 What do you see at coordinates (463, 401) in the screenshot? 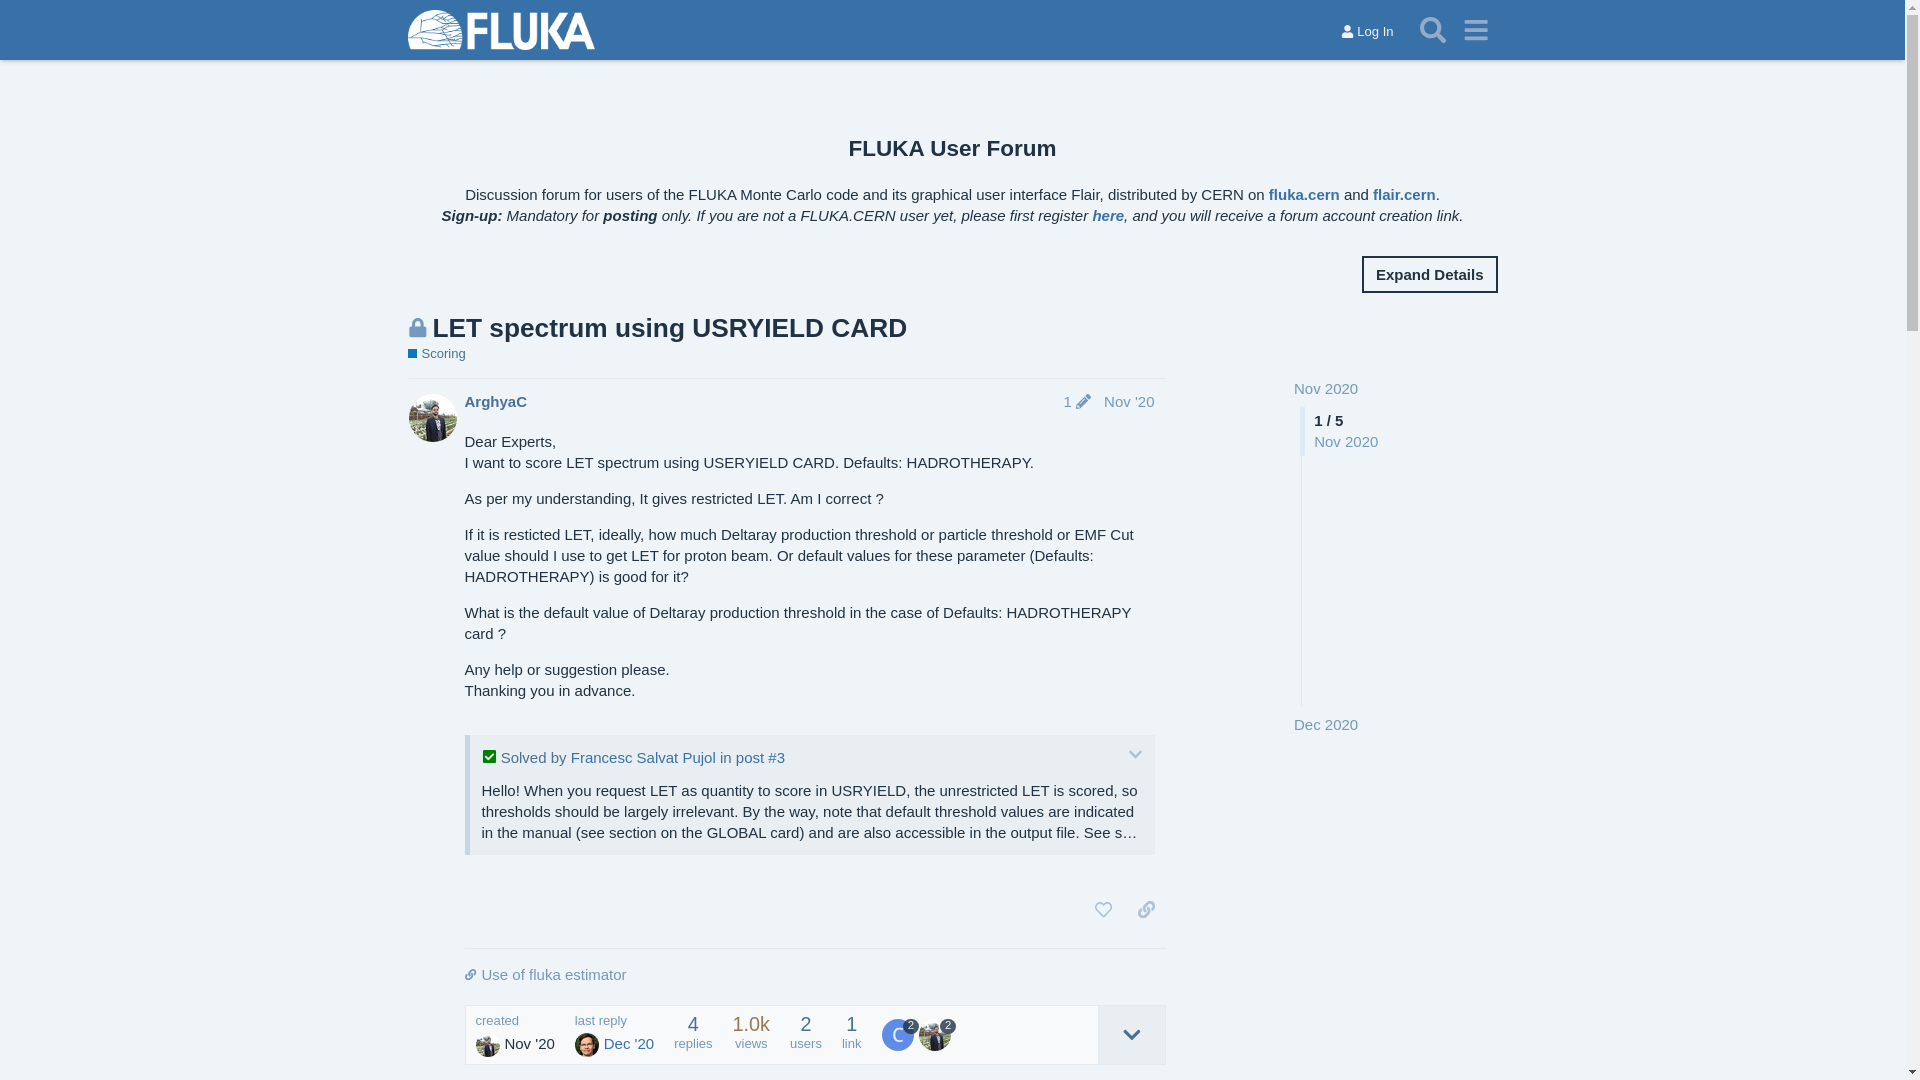
I see `'ArghyaC'` at bounding box center [463, 401].